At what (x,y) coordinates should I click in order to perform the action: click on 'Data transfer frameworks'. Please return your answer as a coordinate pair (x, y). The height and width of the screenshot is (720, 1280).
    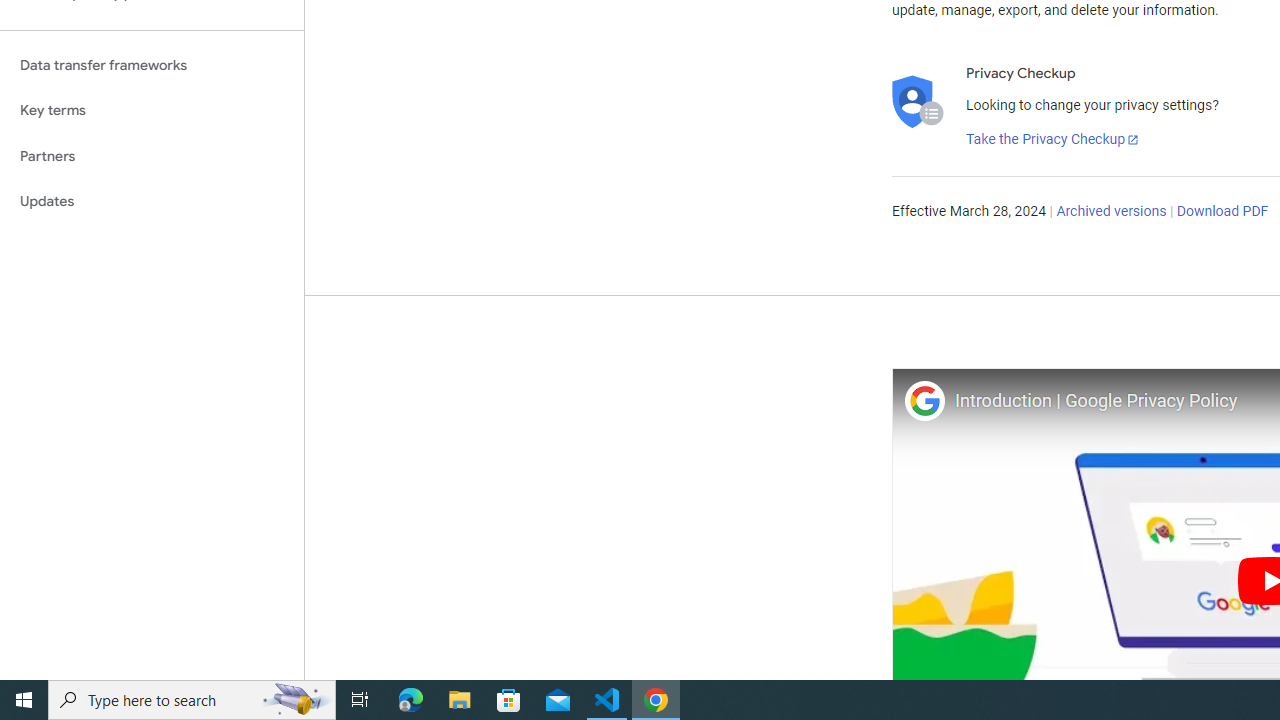
    Looking at the image, I should click on (151, 64).